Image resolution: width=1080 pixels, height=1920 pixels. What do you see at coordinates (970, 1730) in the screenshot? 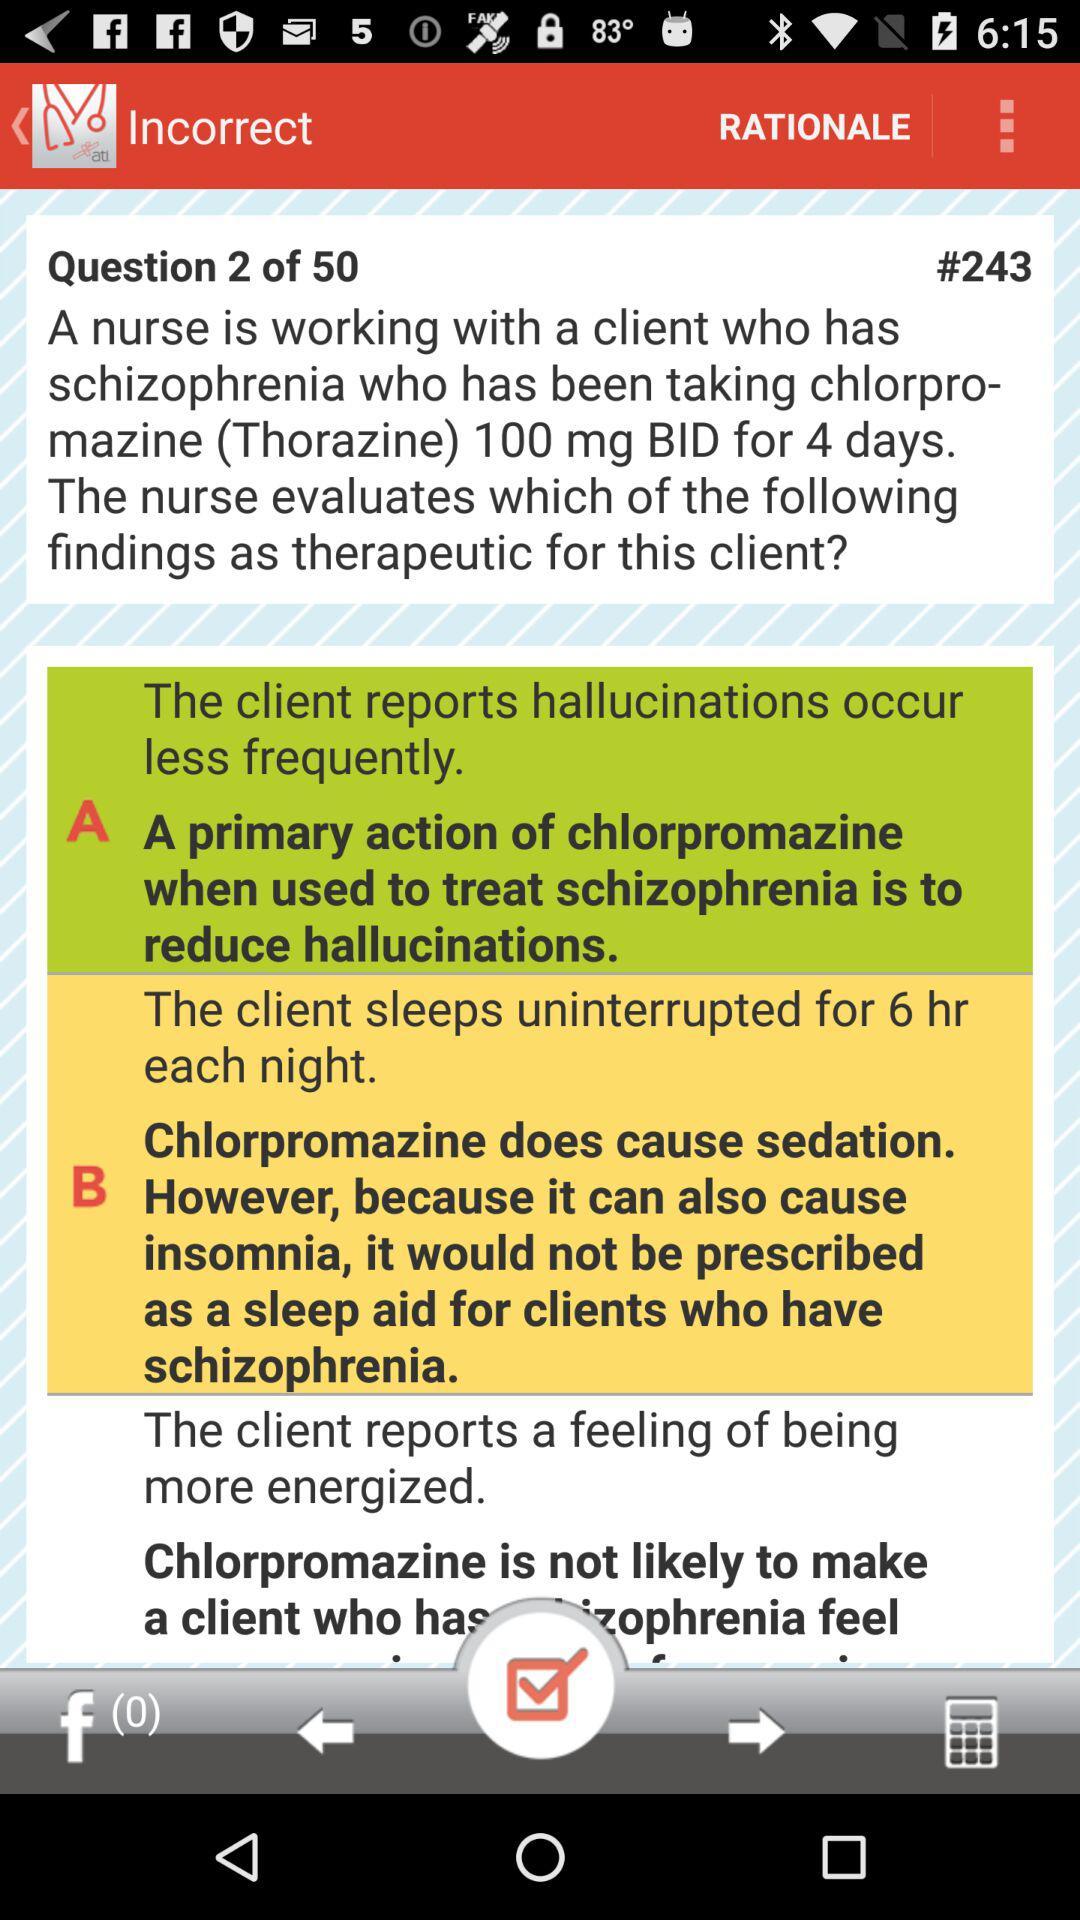
I see `icon below chlorpromazine is not icon` at bounding box center [970, 1730].